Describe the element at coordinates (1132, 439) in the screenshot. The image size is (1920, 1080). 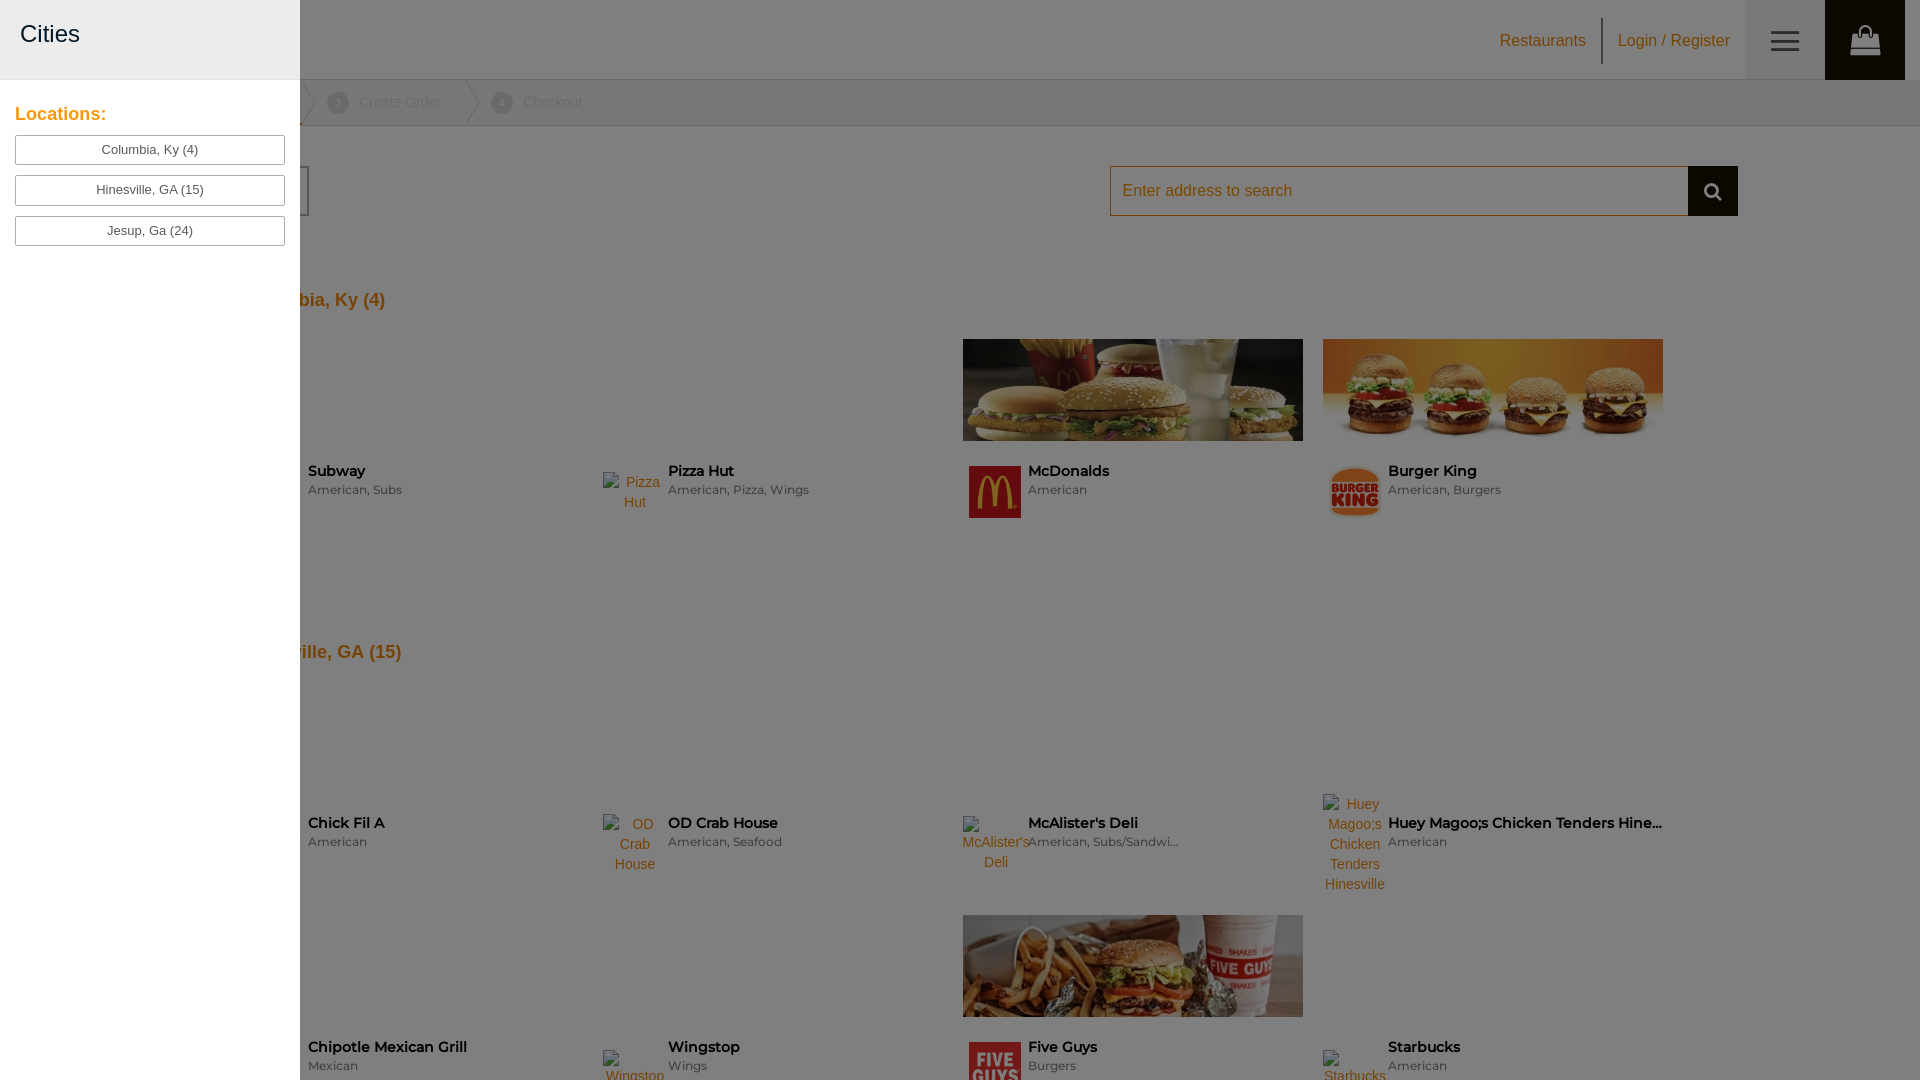
I see `'McDonalds` at that location.